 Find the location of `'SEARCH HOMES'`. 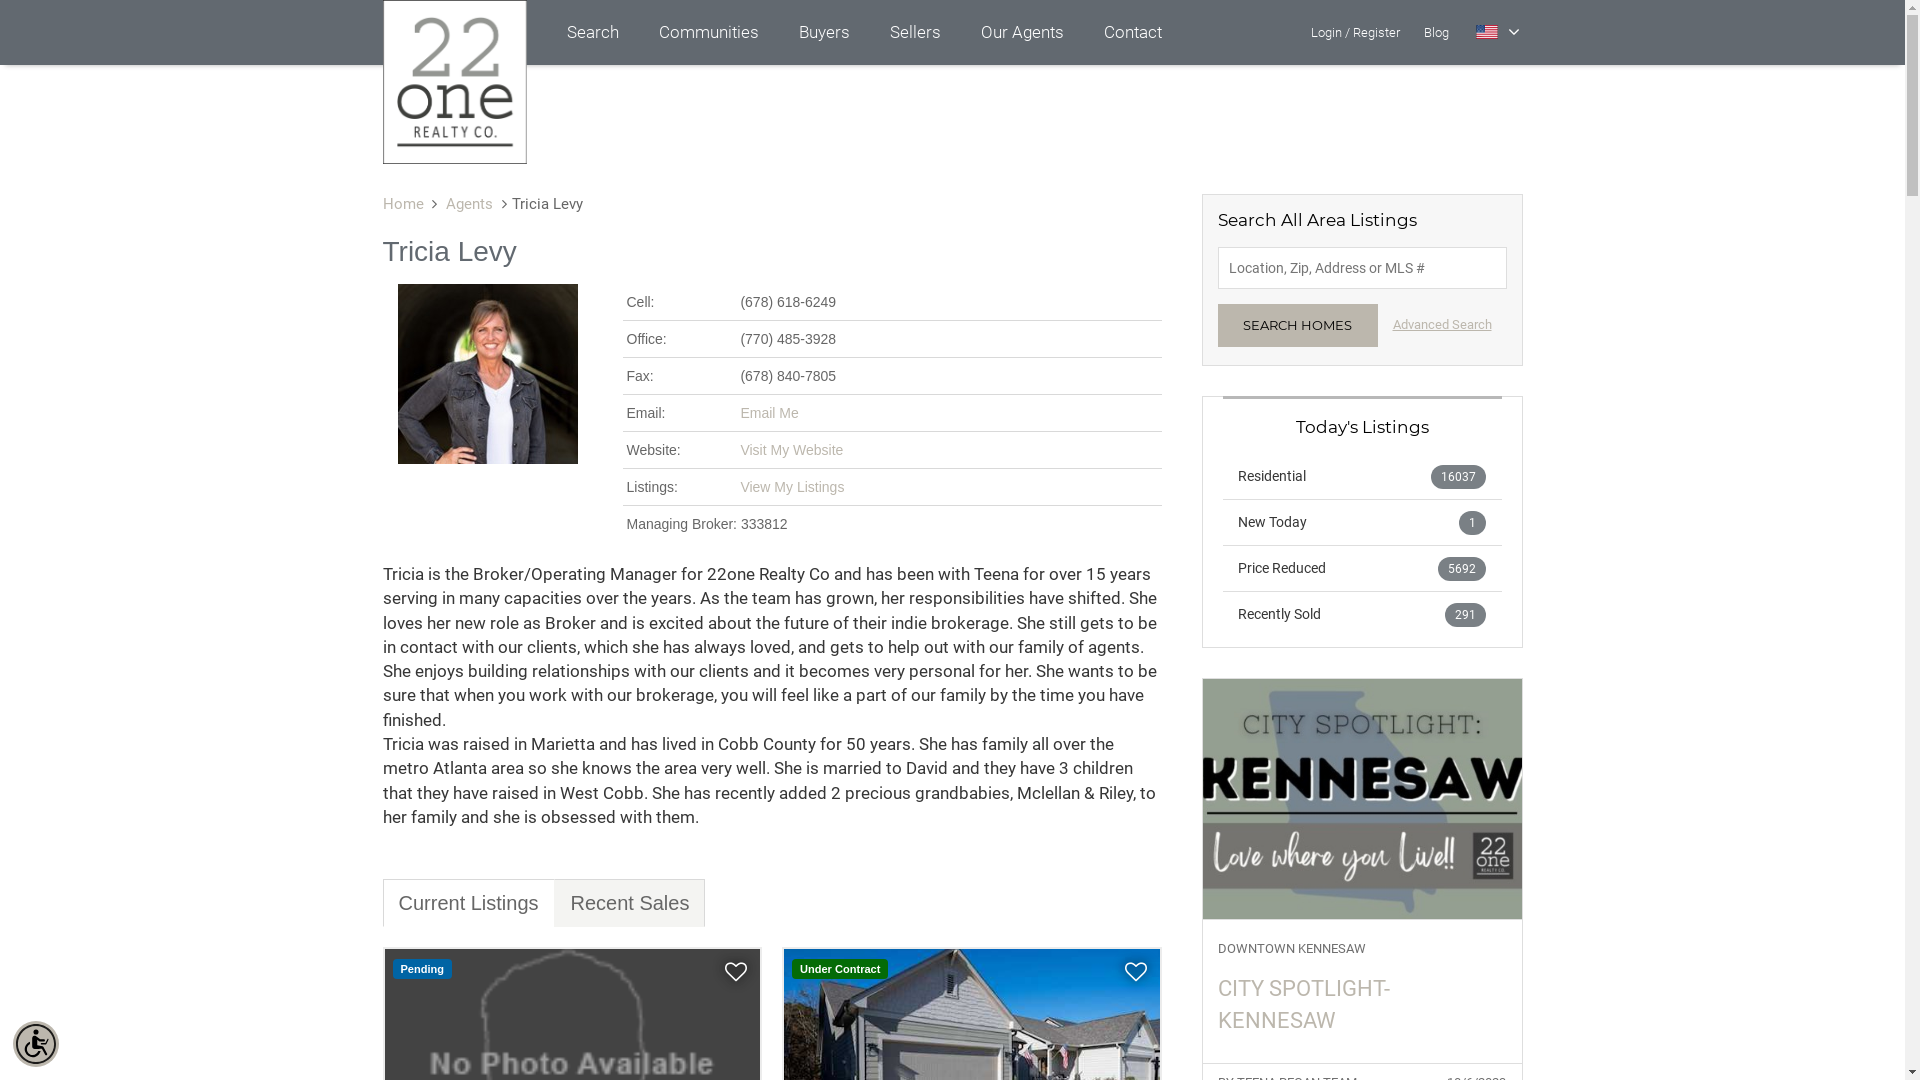

'SEARCH HOMES' is located at coordinates (1217, 324).